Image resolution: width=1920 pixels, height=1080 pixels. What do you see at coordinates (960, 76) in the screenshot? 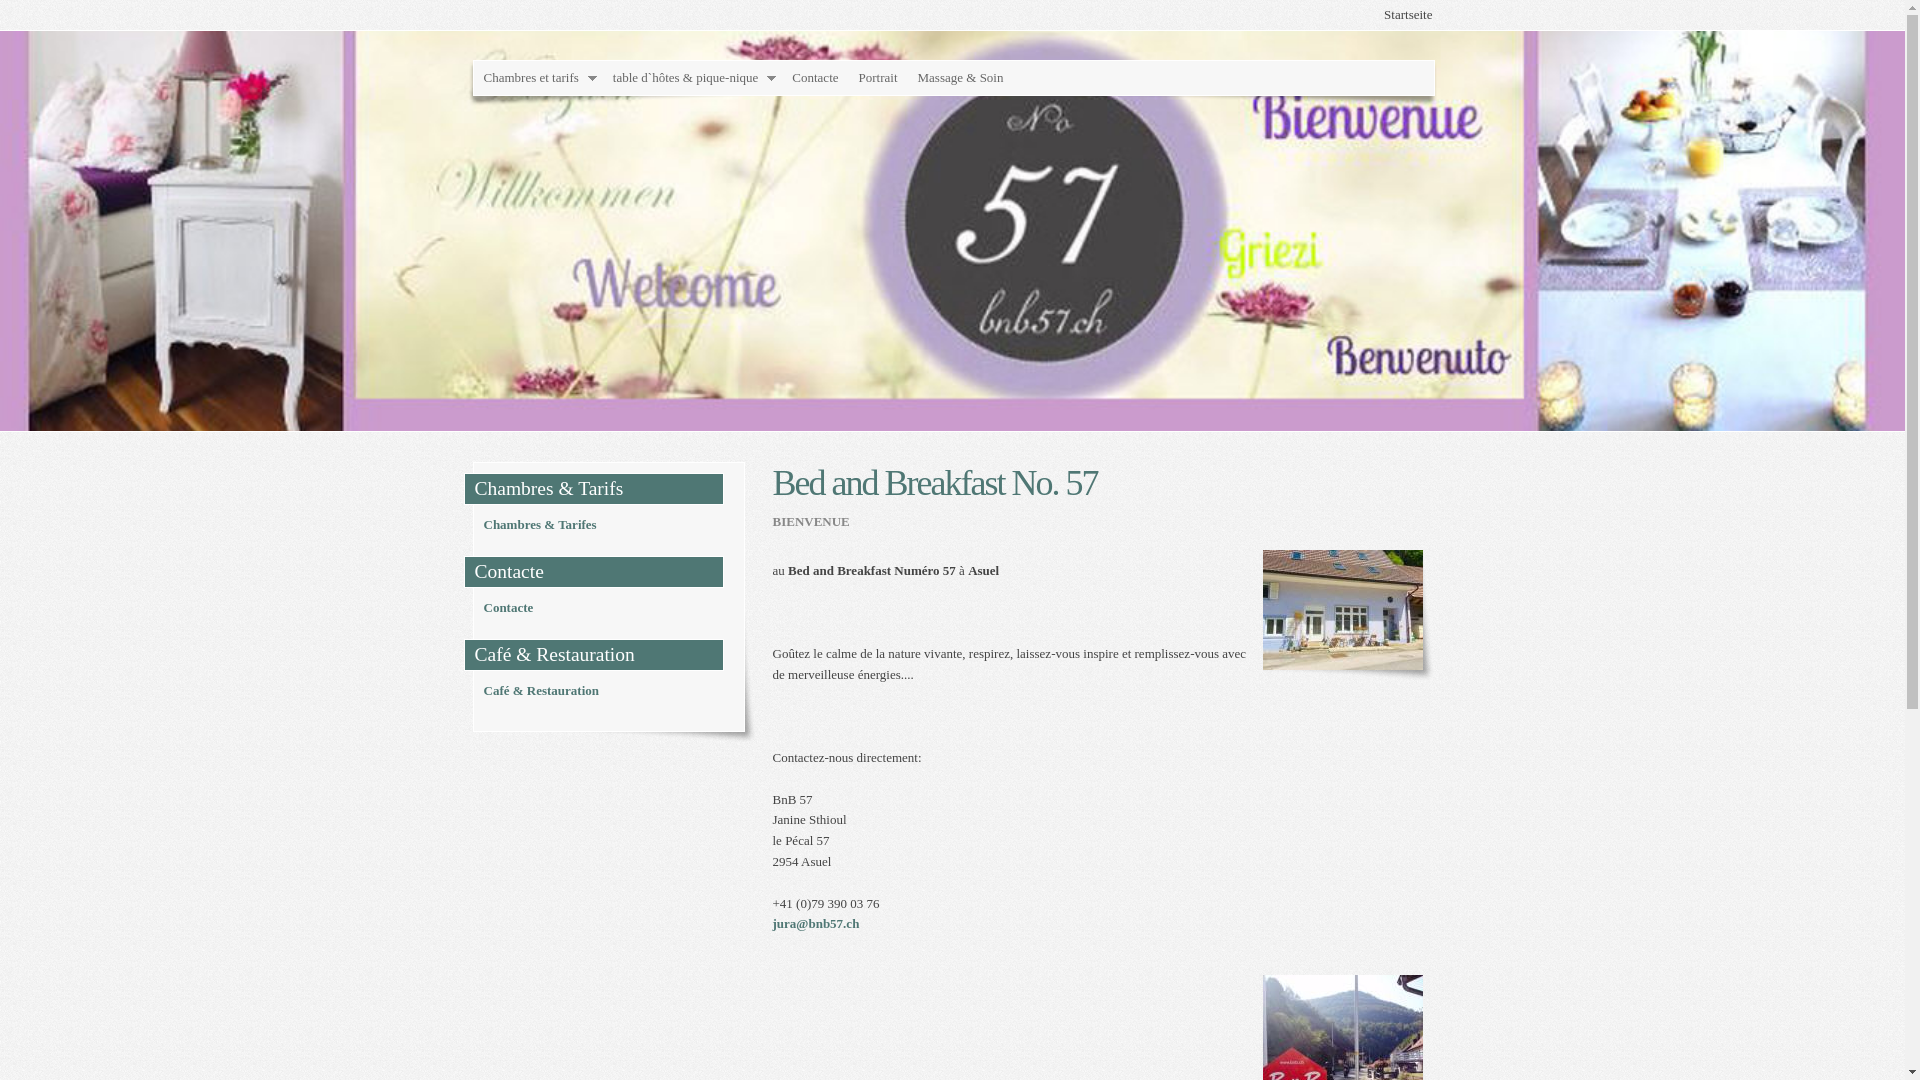
I see `'Massage & Soin'` at bounding box center [960, 76].